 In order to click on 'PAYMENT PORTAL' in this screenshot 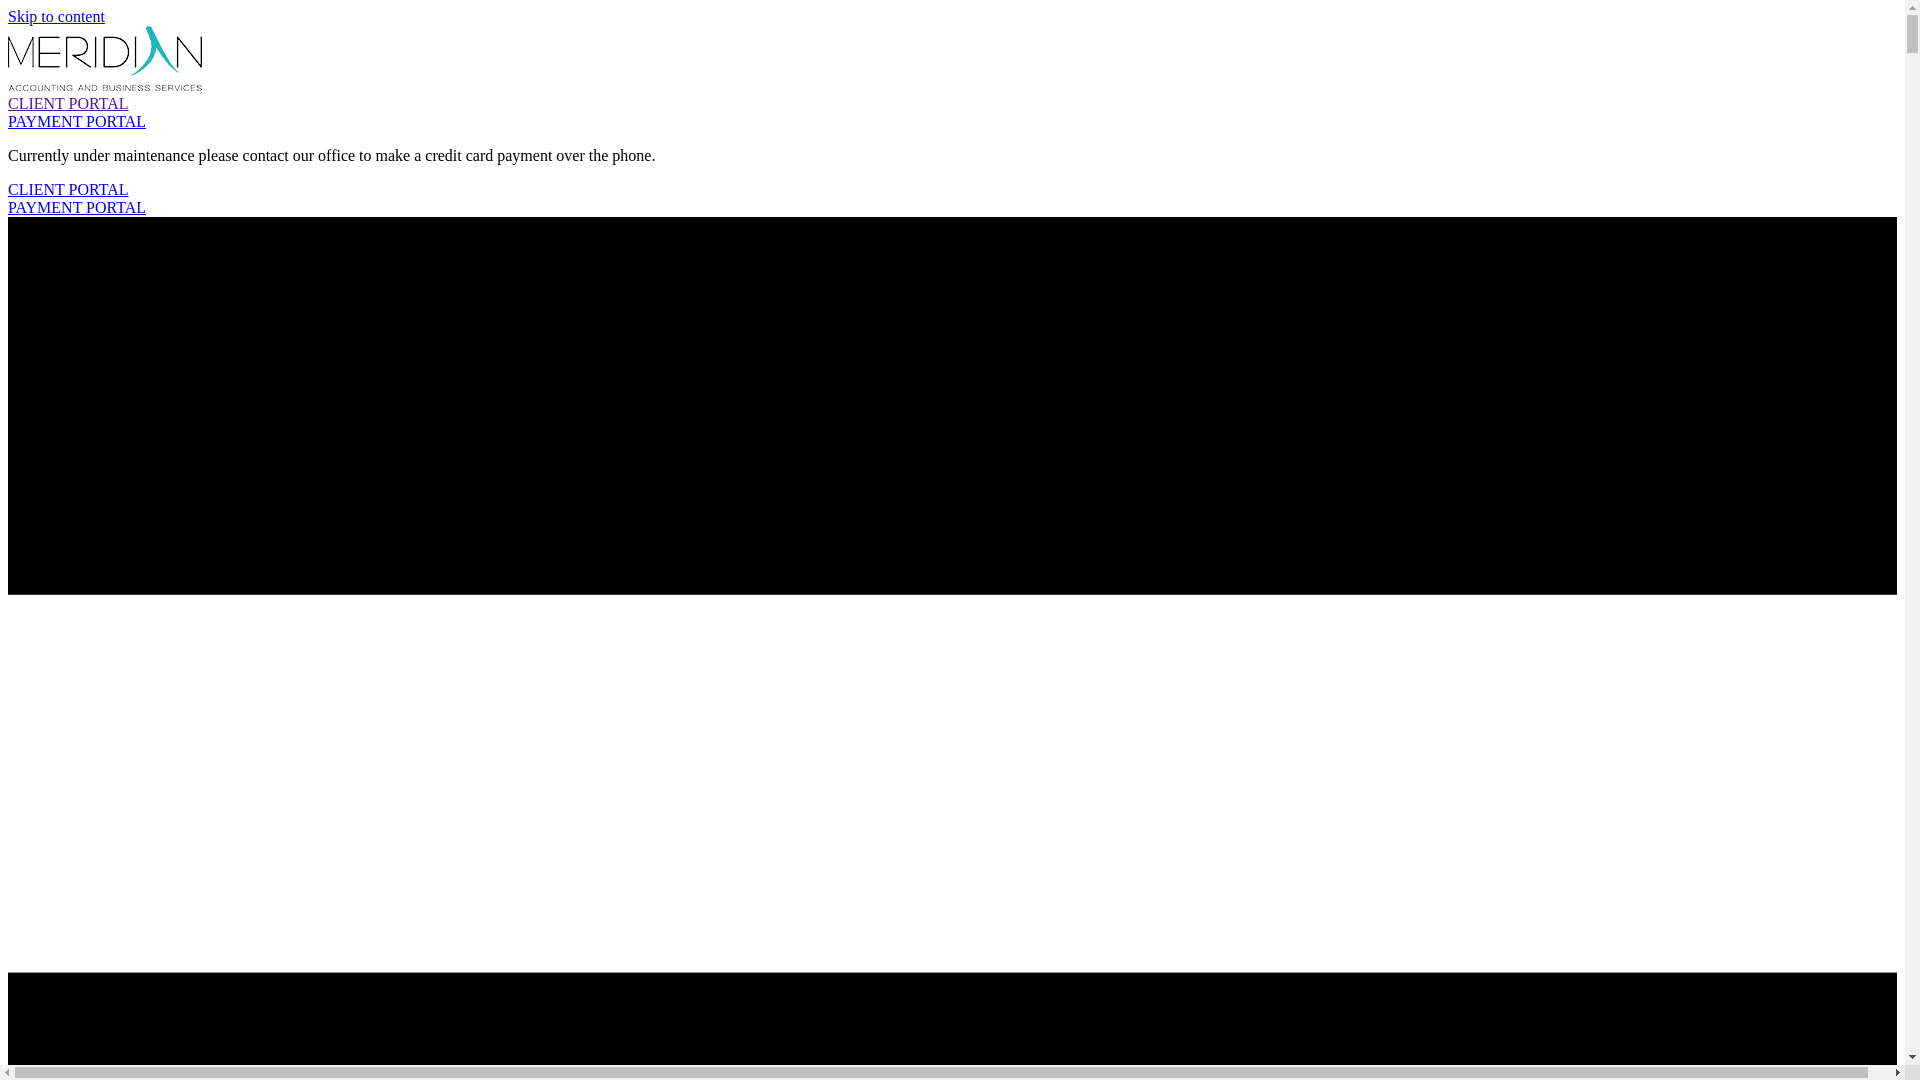, I will do `click(76, 121)`.